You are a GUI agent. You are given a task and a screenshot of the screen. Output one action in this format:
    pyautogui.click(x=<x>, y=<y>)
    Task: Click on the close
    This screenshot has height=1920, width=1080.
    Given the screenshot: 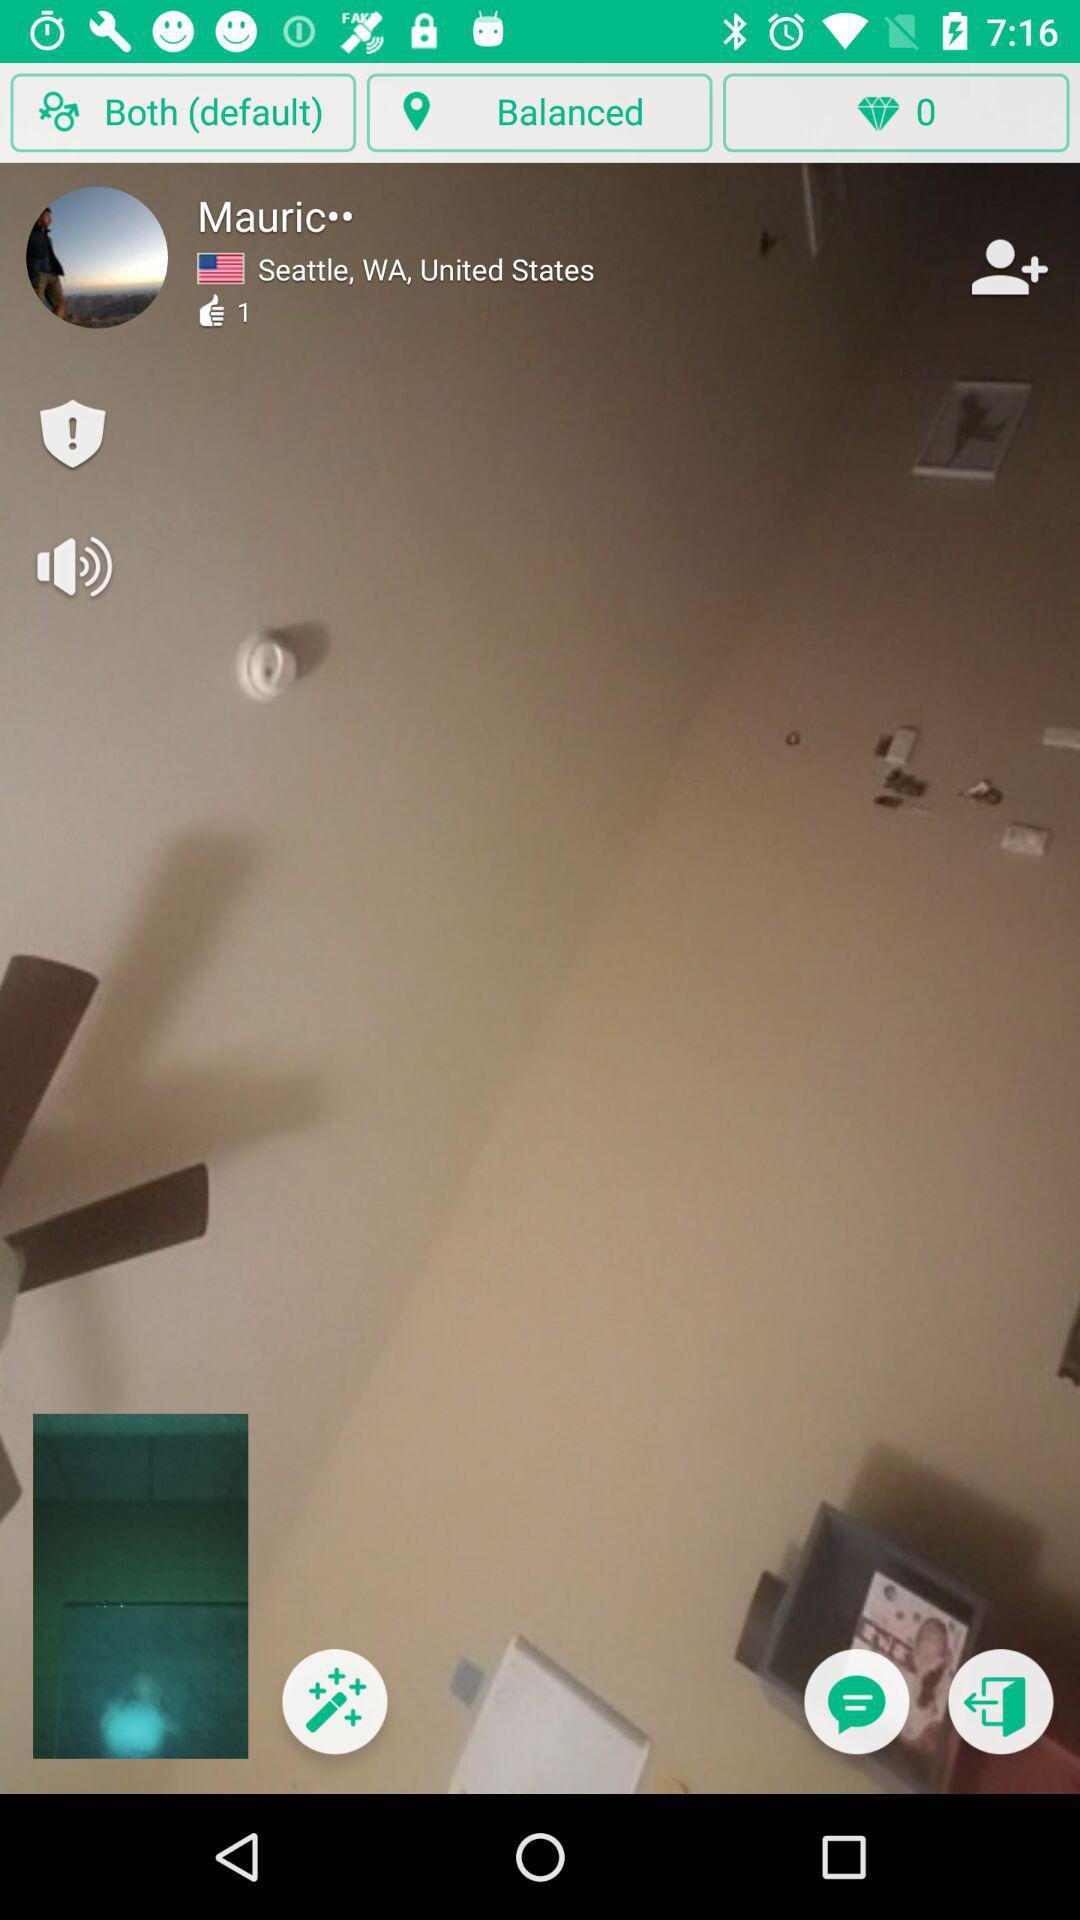 What is the action you would take?
    pyautogui.click(x=1000, y=1713)
    